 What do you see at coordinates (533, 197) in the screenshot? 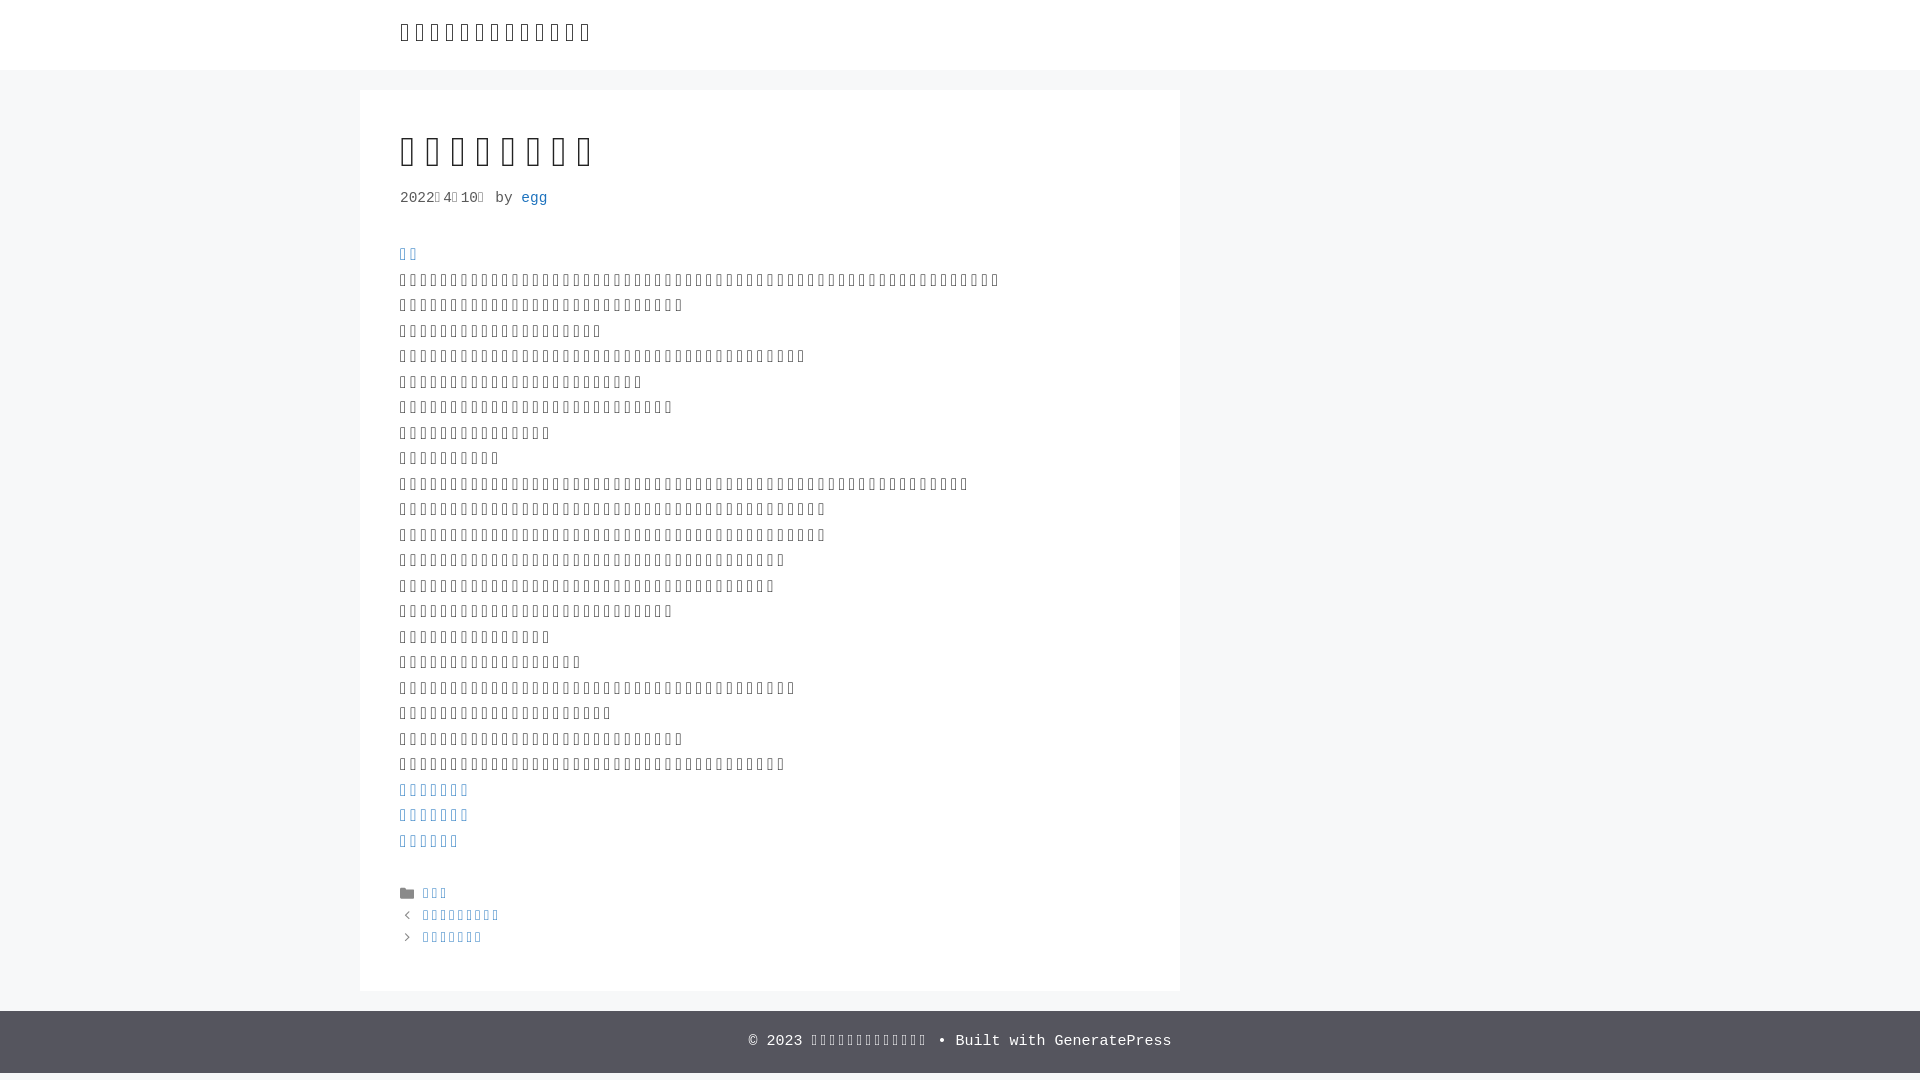
I see `'egg'` at bounding box center [533, 197].